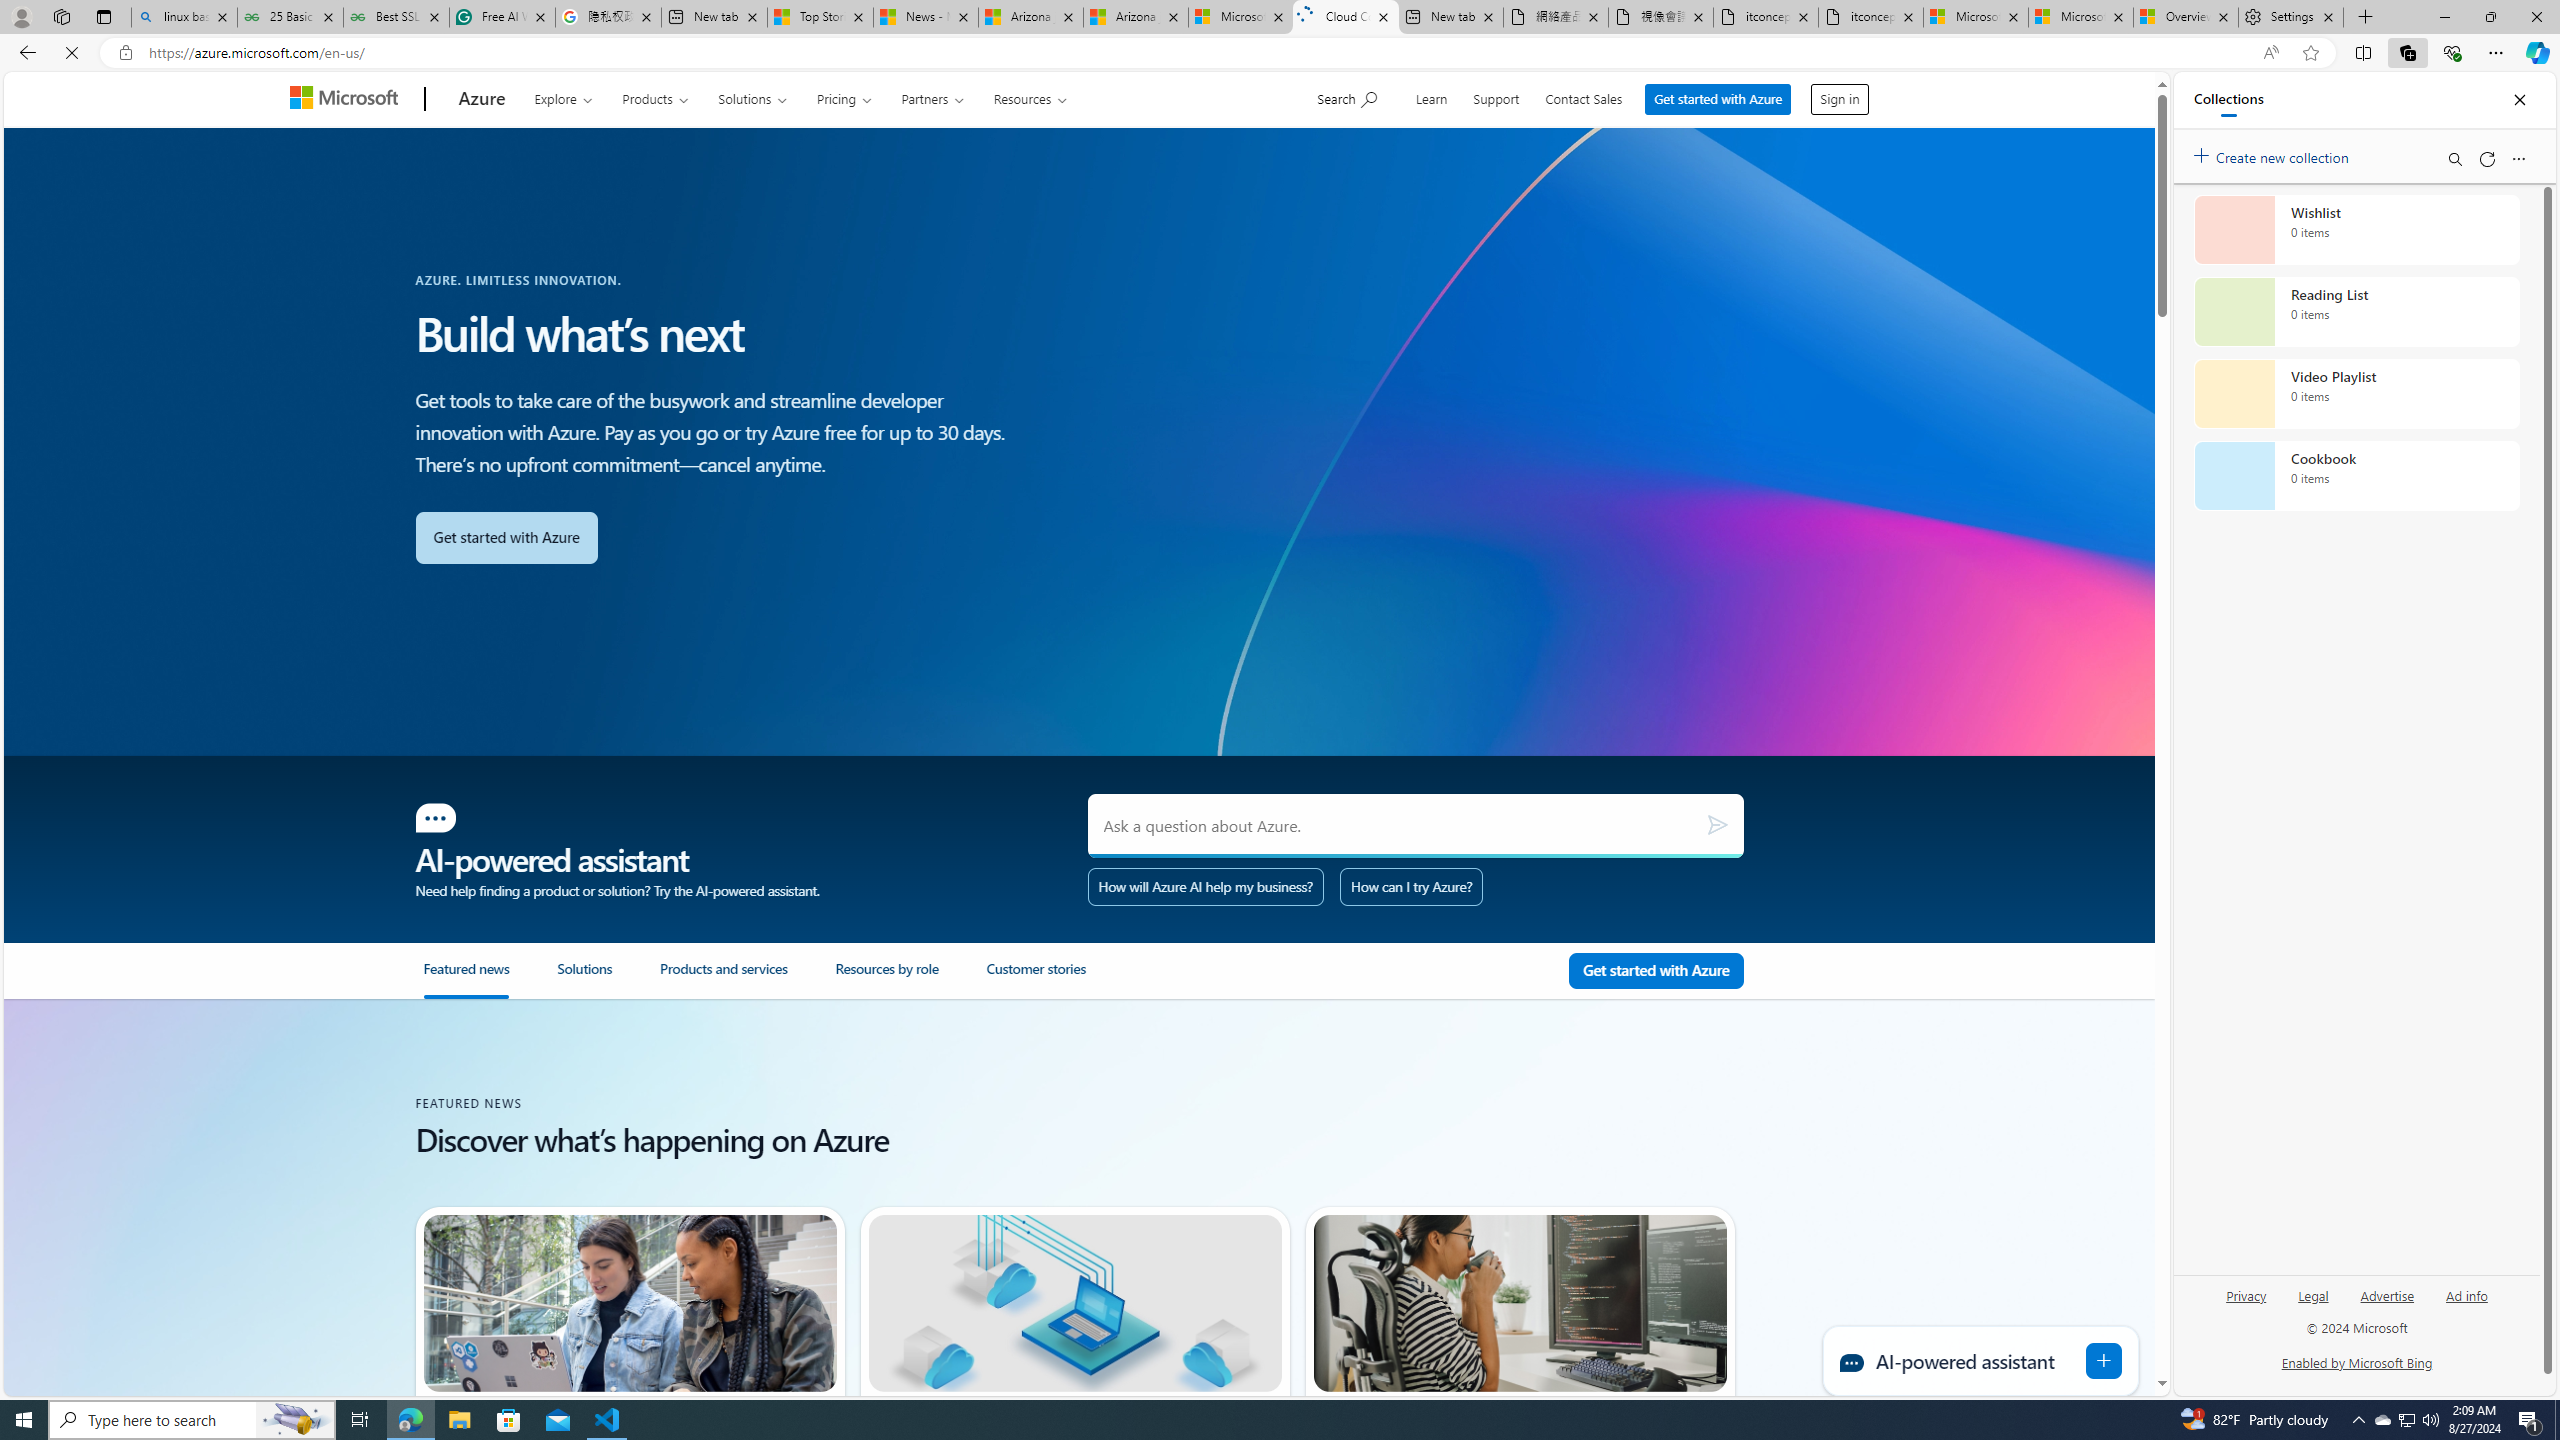 The width and height of the screenshot is (2560, 1440). I want to click on 'Show search input', so click(1349, 96).